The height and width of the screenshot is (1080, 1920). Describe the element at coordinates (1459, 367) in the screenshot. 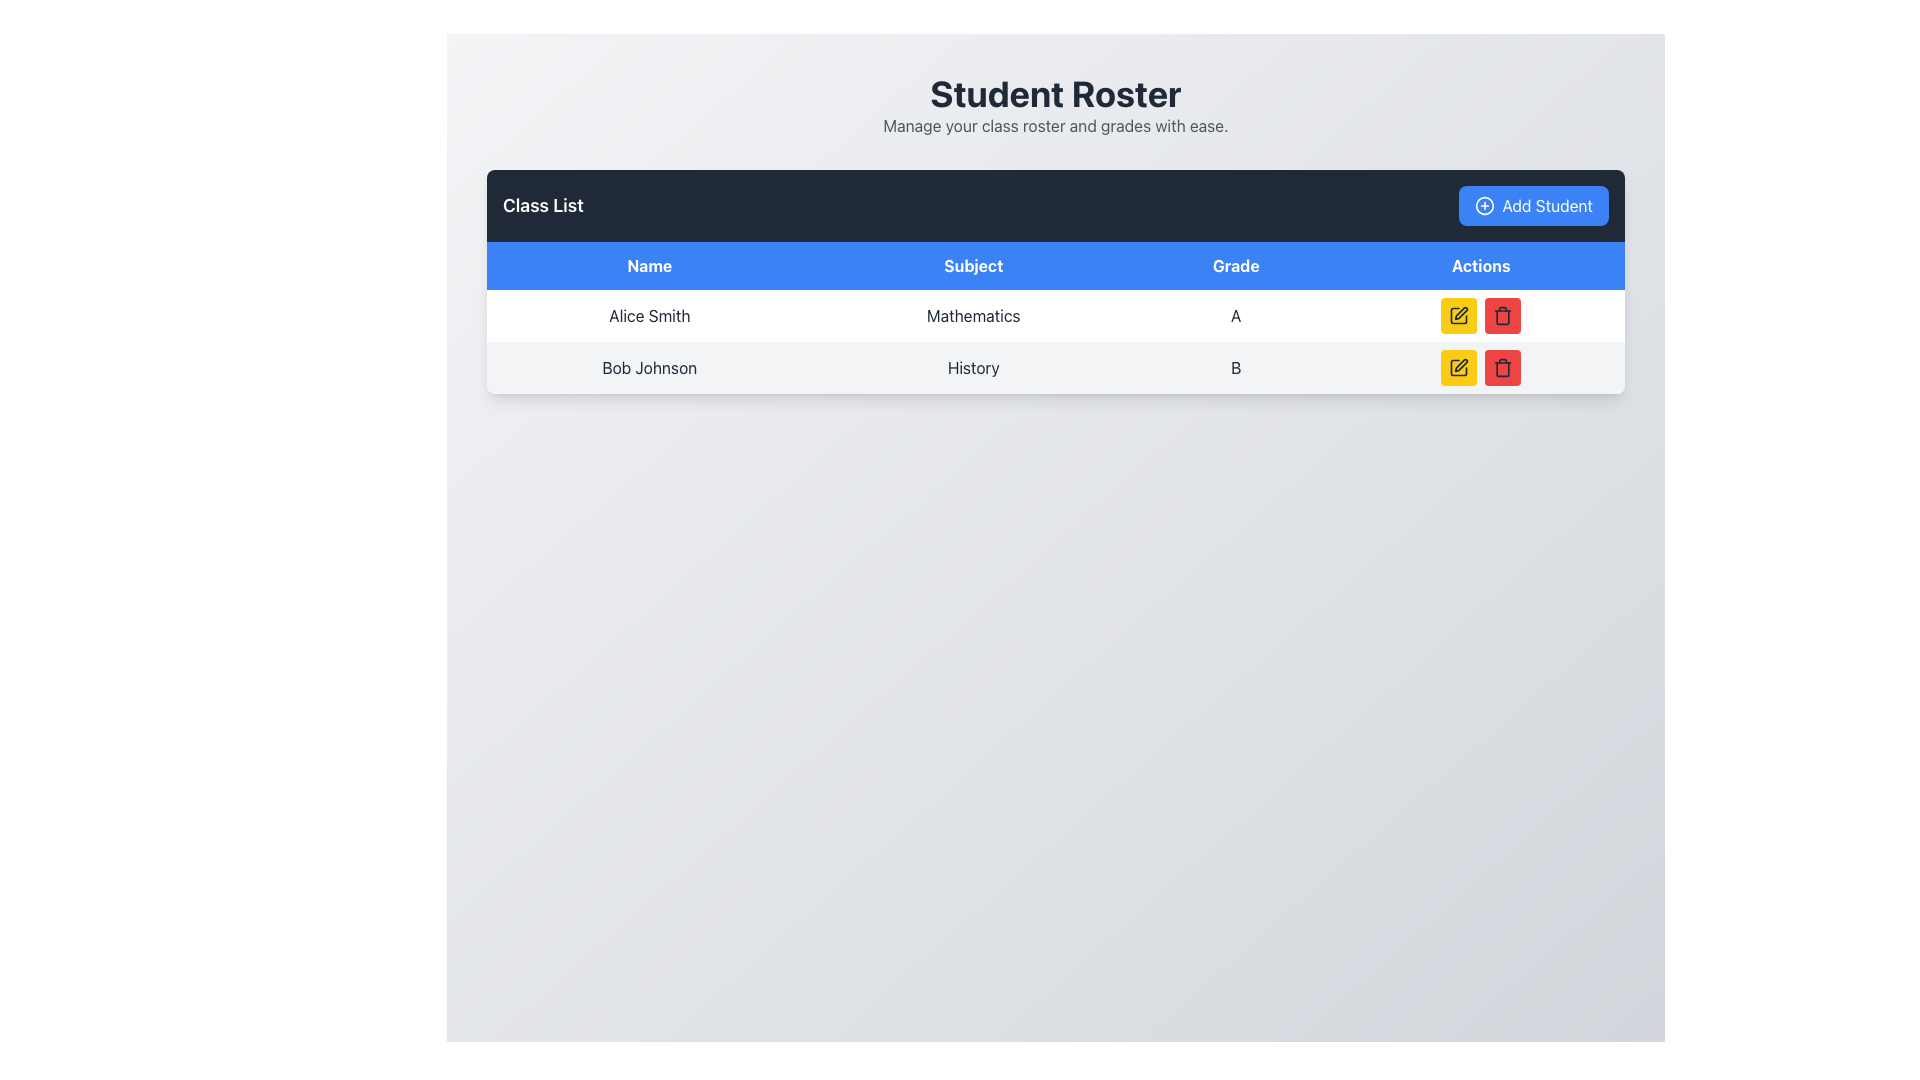

I see `the pencil icon in the Actions column of the second row` at that location.